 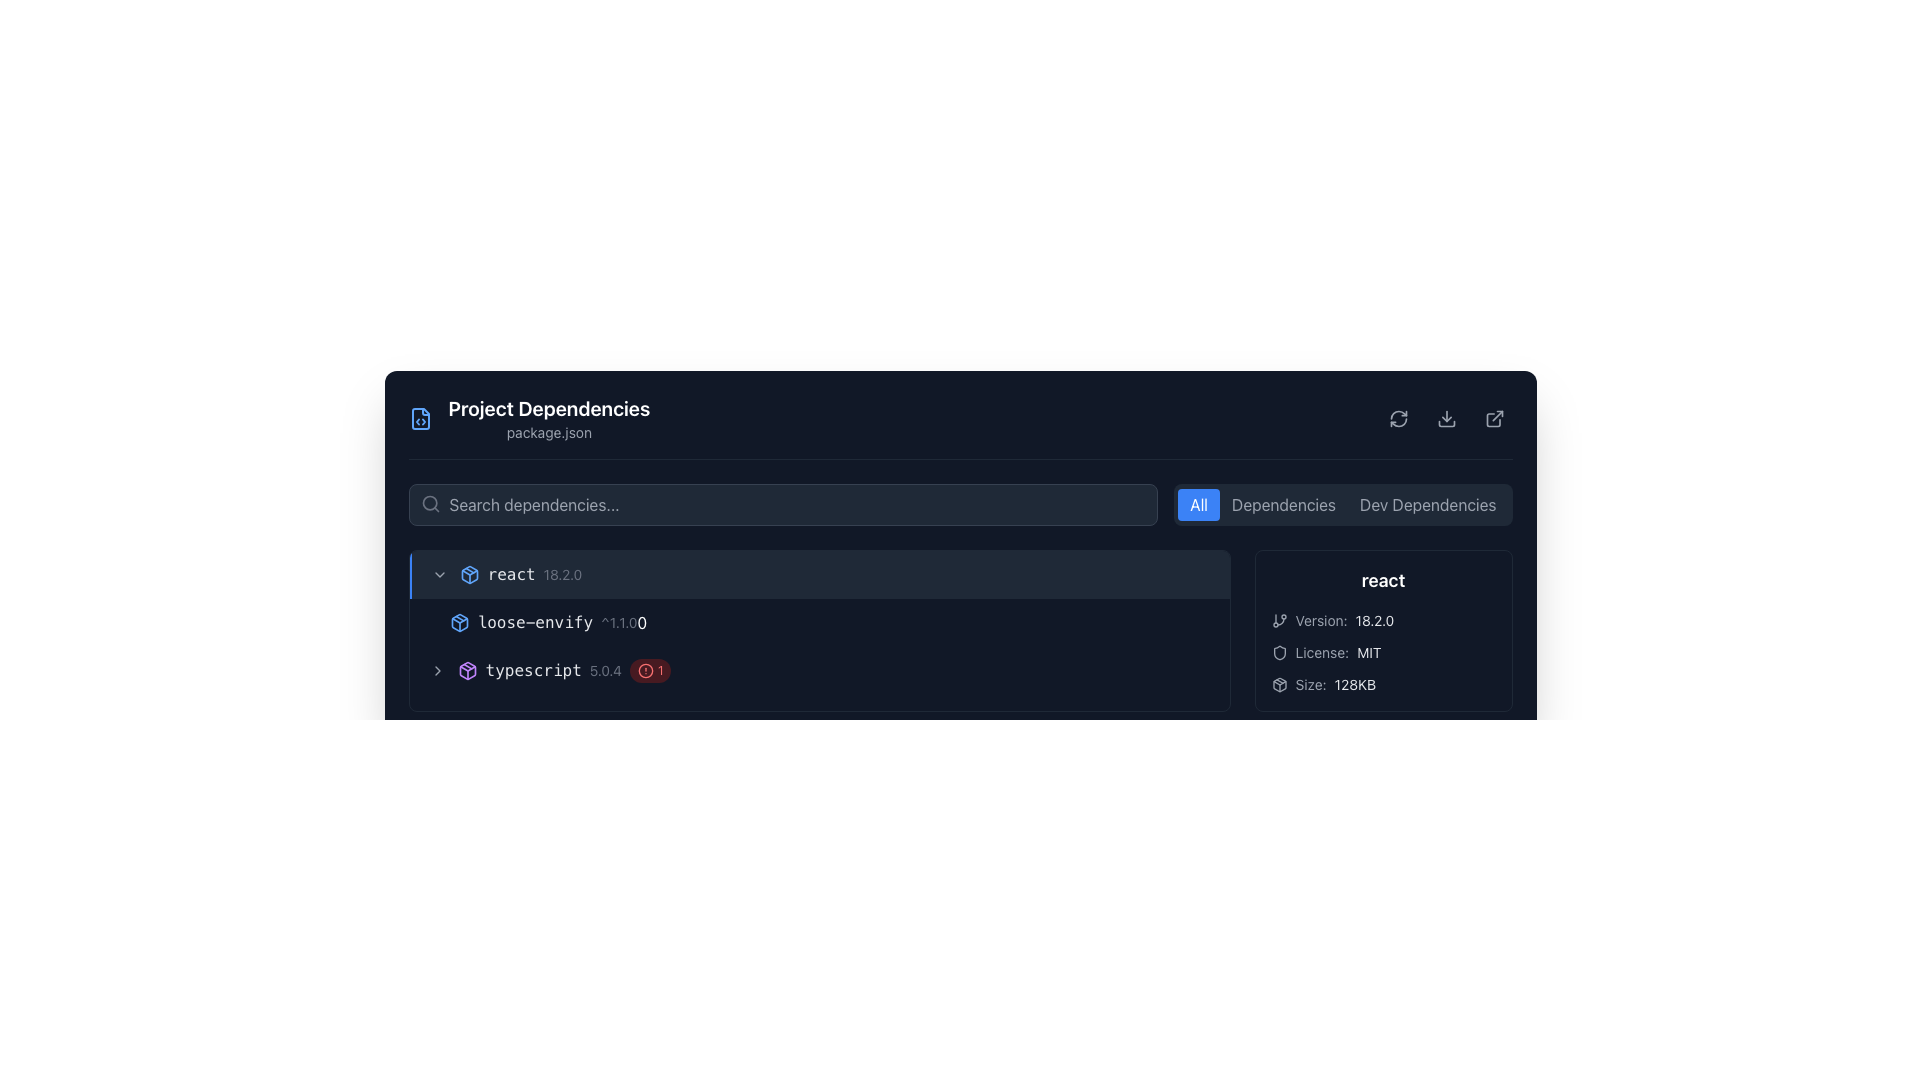 What do you see at coordinates (419, 418) in the screenshot?
I see `the blue file icon with a folded corner located to the left of the 'Project Dependencies' text in the header area` at bounding box center [419, 418].